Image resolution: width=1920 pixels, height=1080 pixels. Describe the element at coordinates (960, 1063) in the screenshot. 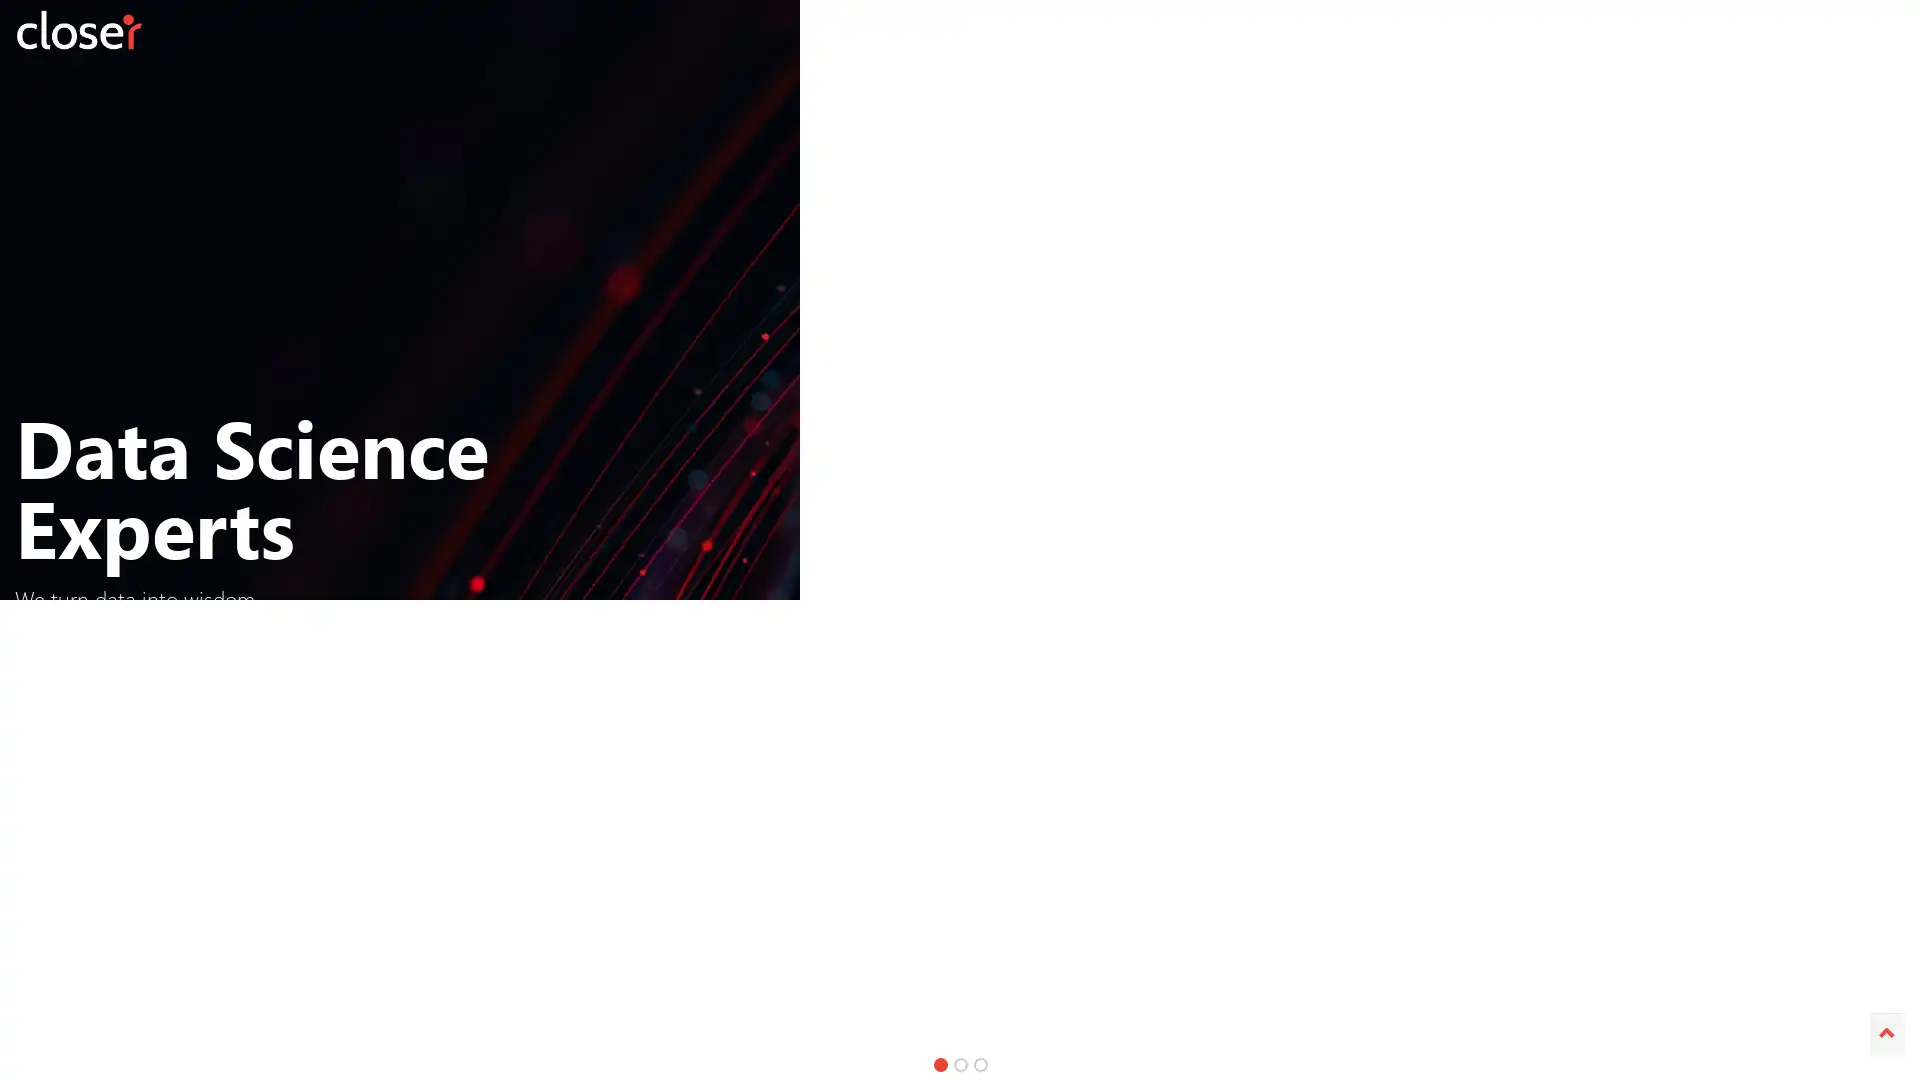

I see `2` at that location.